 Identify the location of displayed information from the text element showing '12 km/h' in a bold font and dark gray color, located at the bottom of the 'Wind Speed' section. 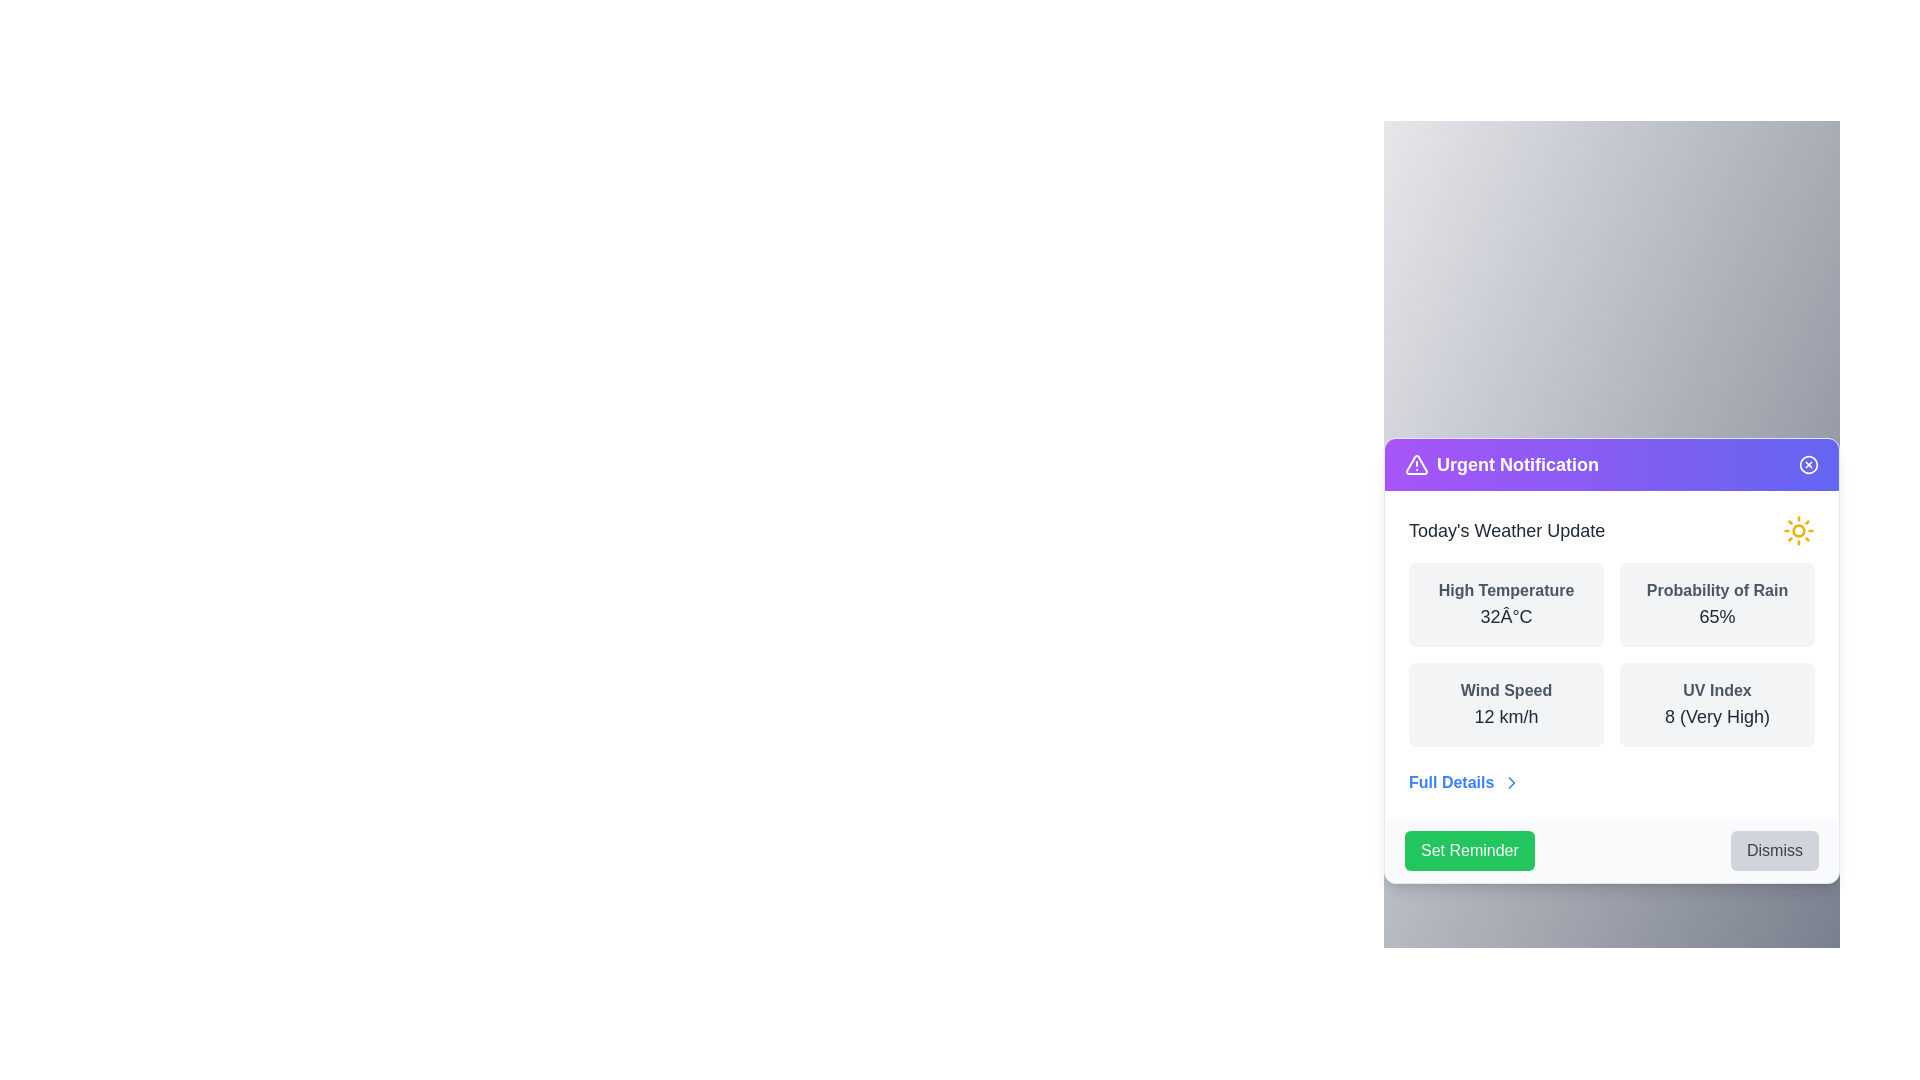
(1506, 716).